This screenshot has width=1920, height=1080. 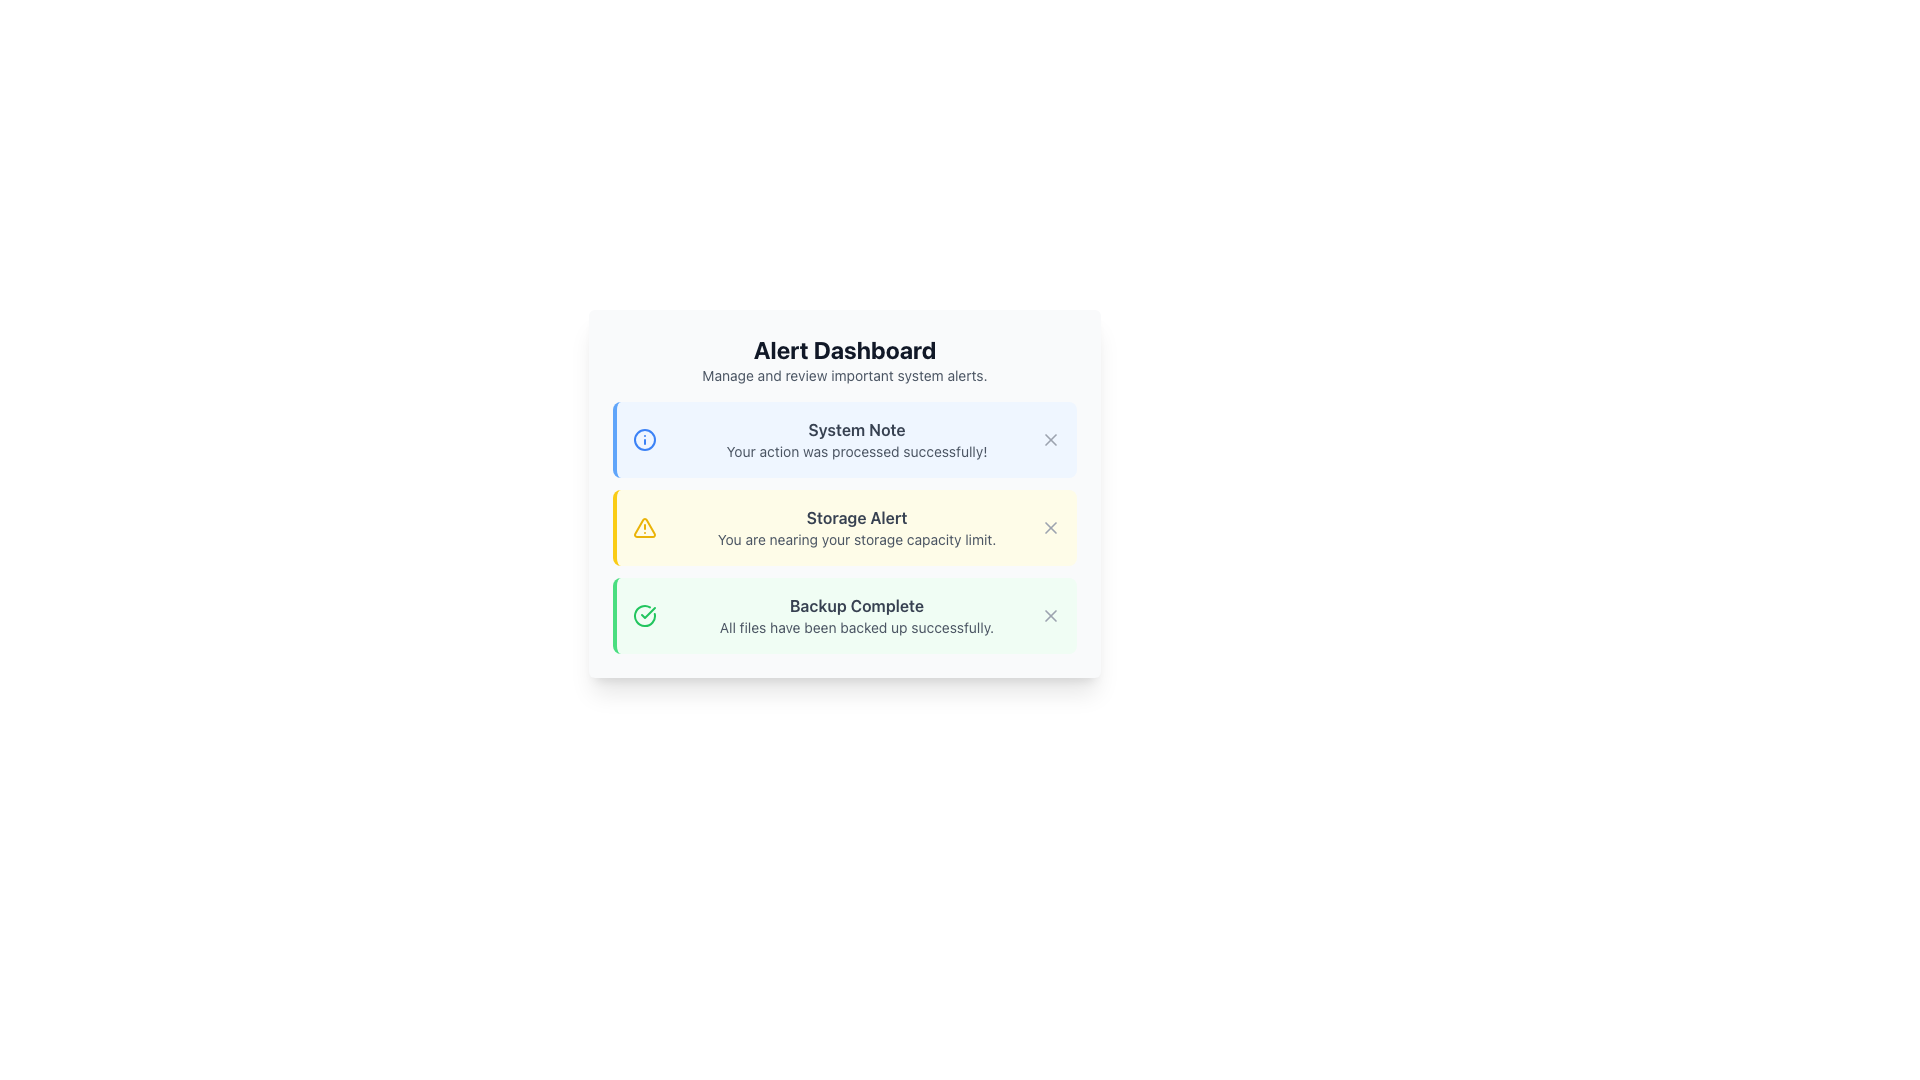 I want to click on the warning alert notification located below the 'System Note' alert and above the 'Backup Complete' alert, so click(x=844, y=527).